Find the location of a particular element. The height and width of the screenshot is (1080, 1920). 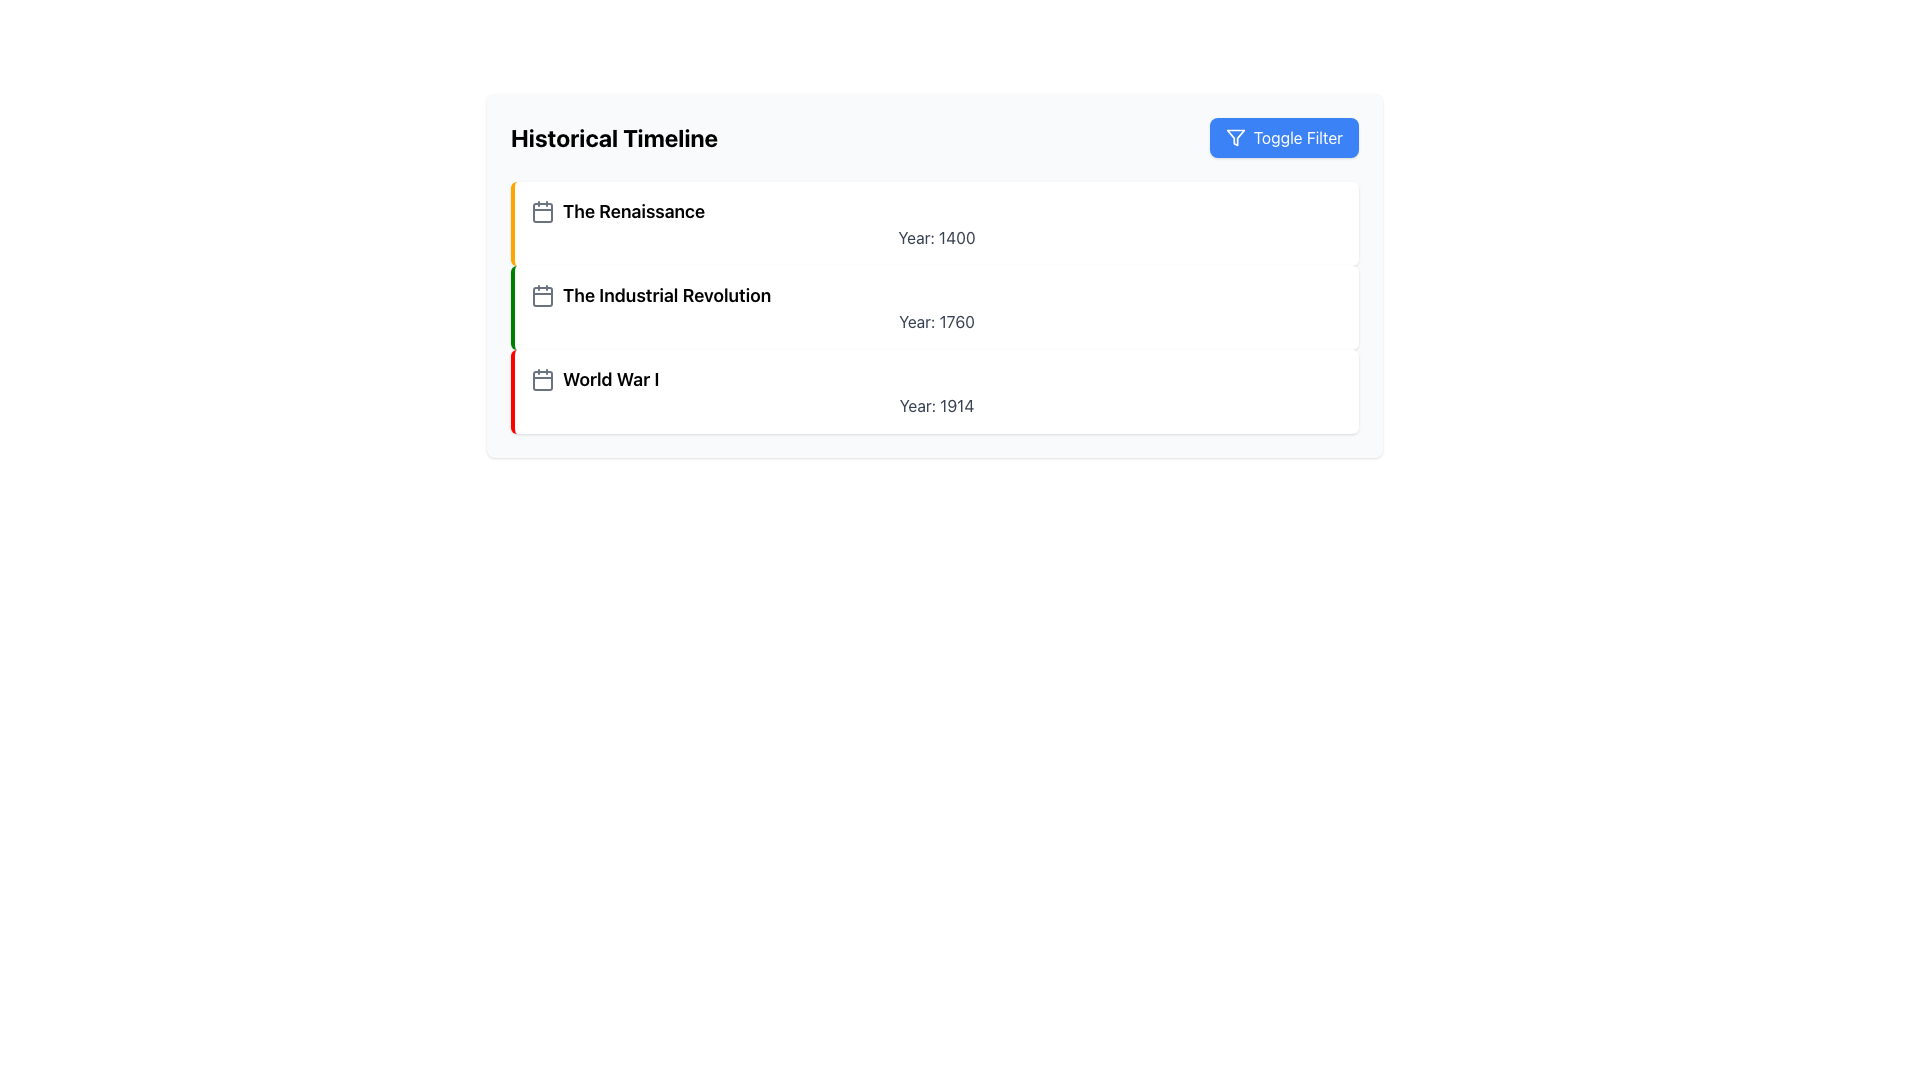

the calendar icon, which is a gray, simplistic, flat design element positioned at the beginning of the row labeled 'The Renaissance' is located at coordinates (542, 212).